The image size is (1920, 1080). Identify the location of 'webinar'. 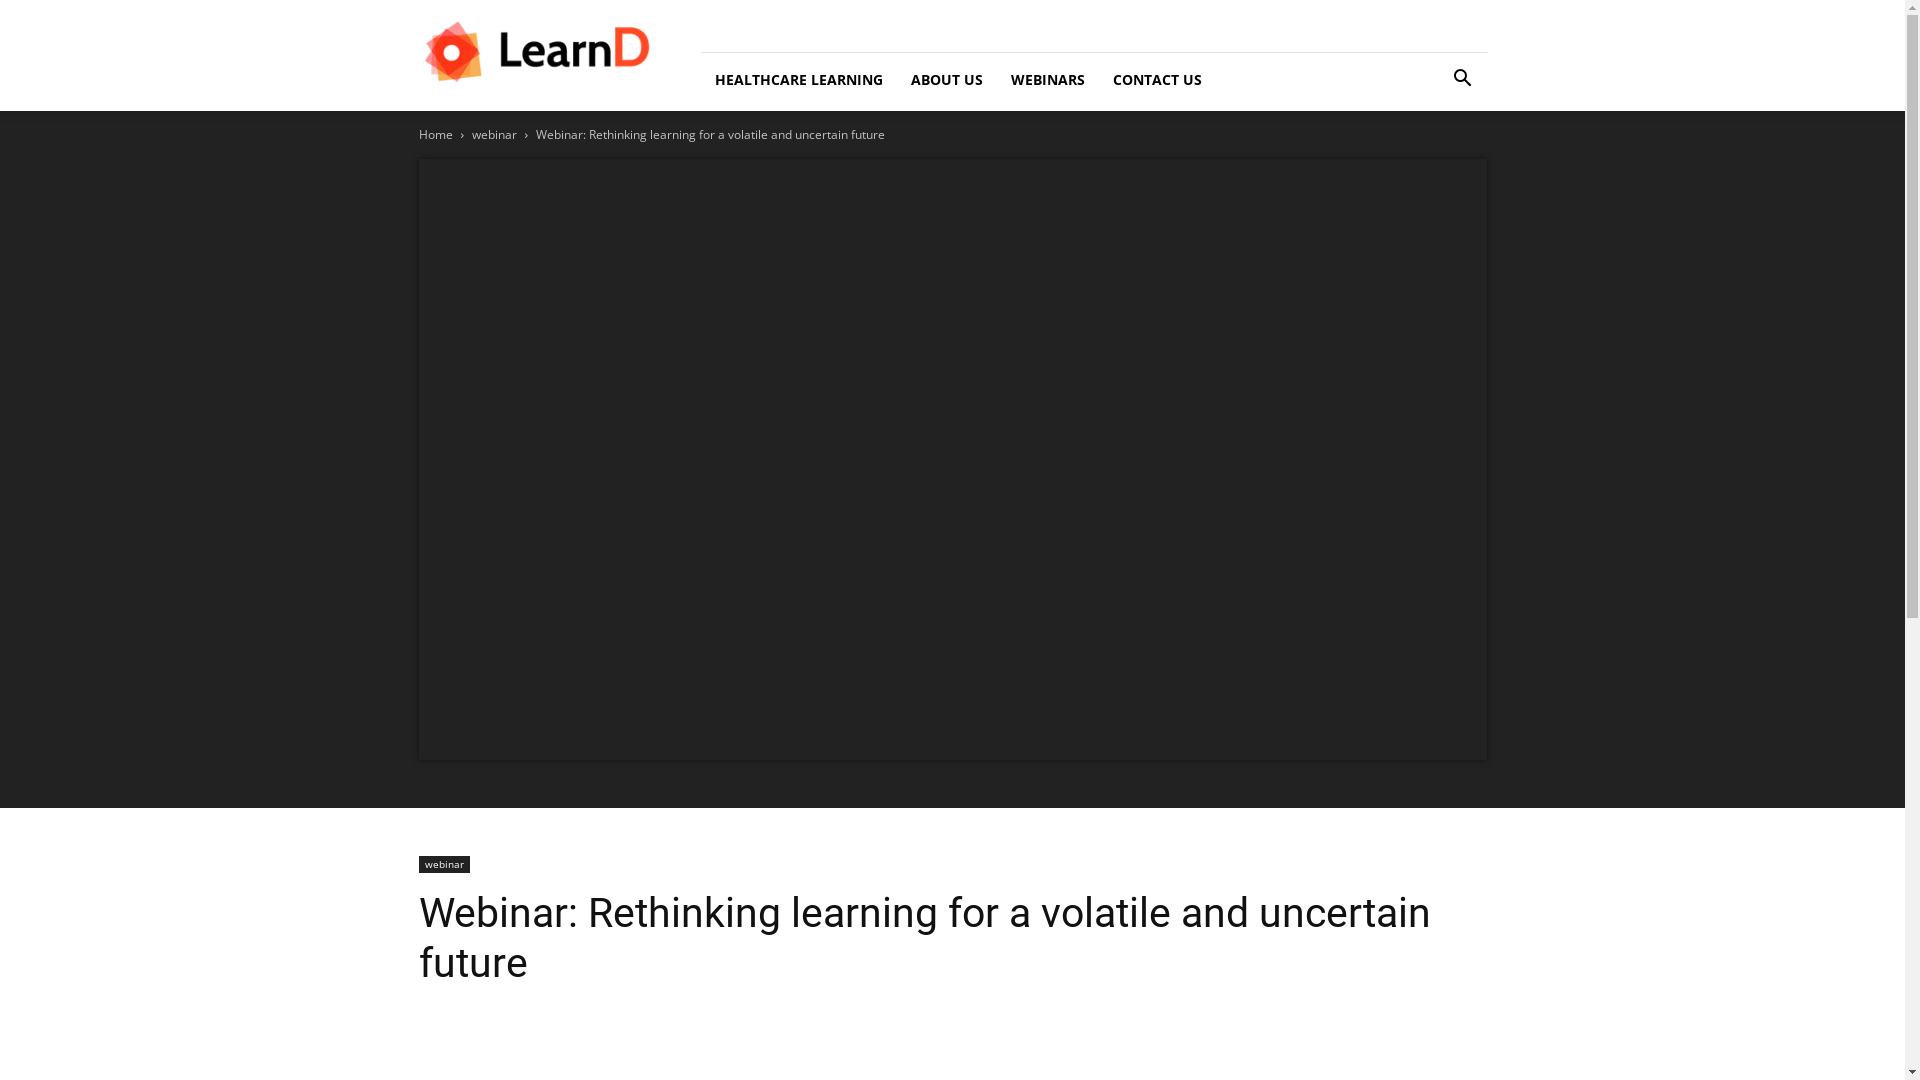
(470, 134).